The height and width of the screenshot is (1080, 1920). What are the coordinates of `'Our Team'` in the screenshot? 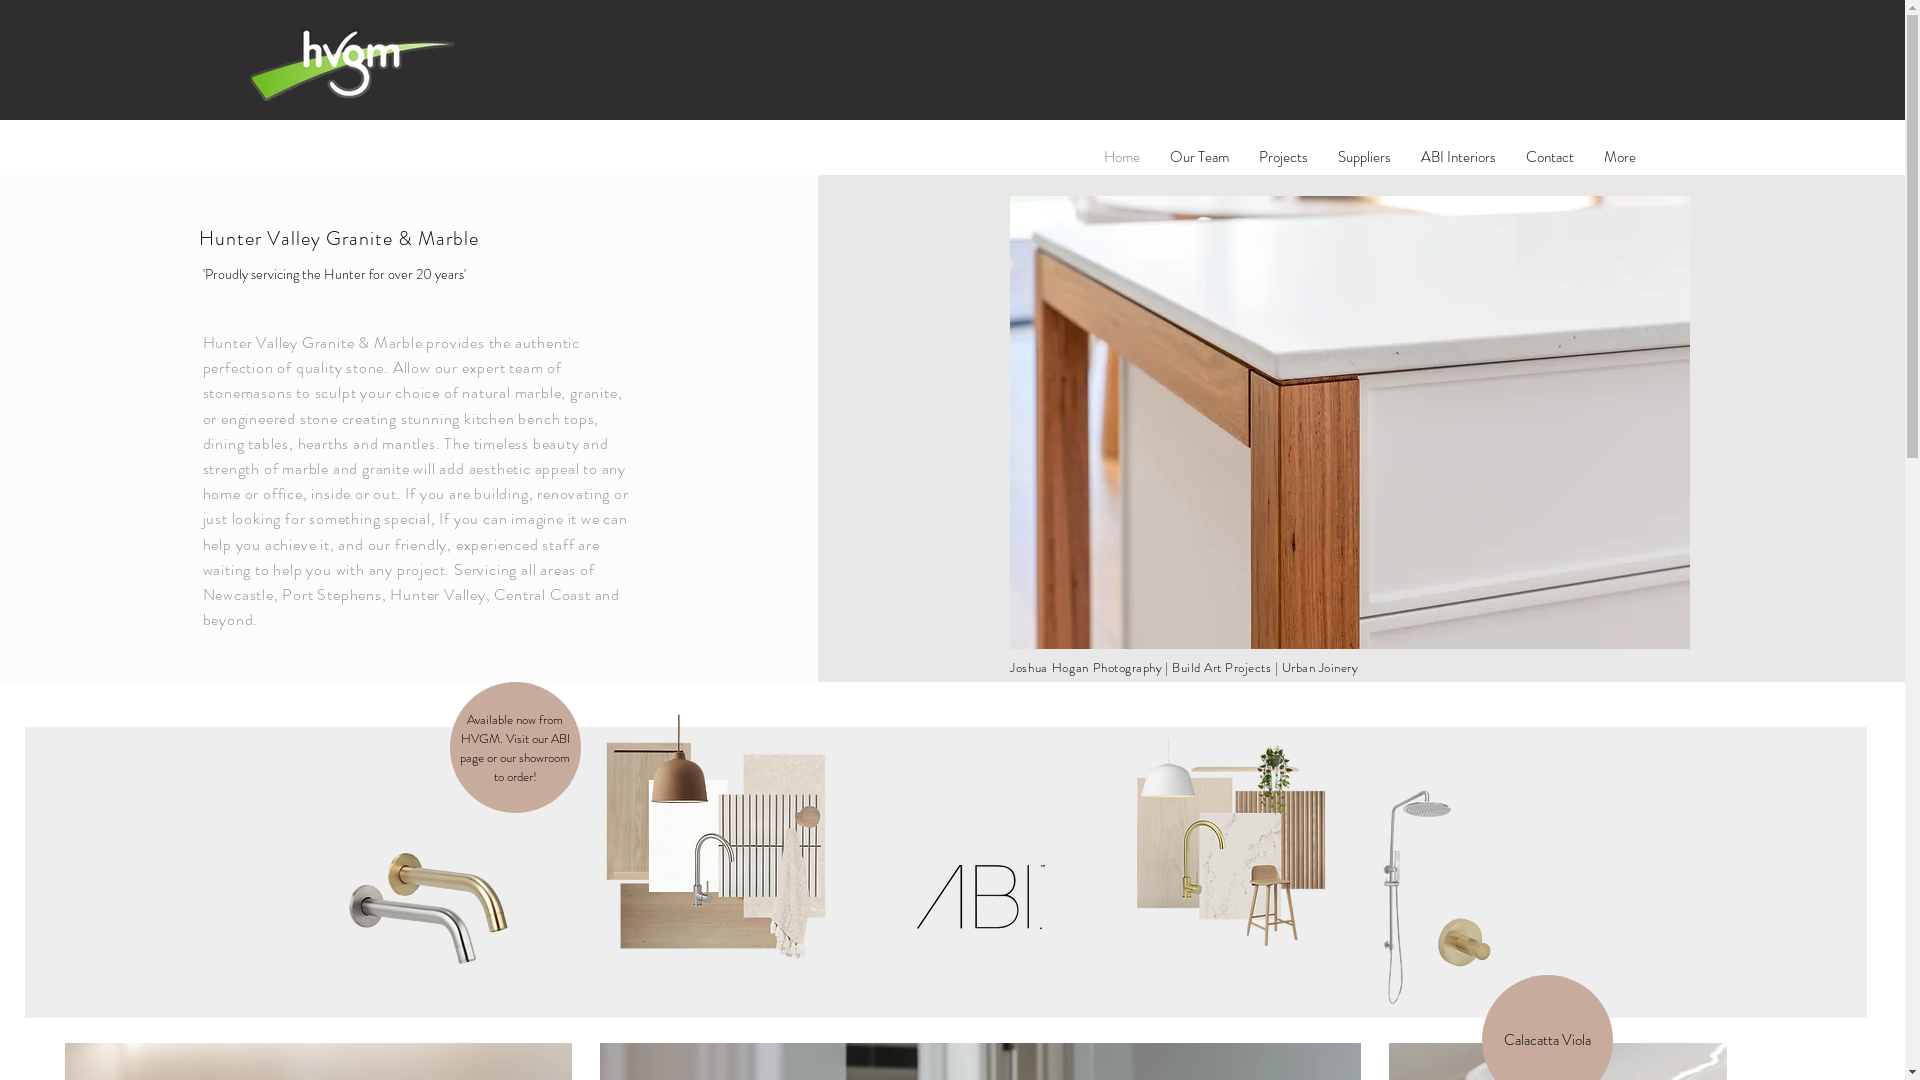 It's located at (1198, 156).